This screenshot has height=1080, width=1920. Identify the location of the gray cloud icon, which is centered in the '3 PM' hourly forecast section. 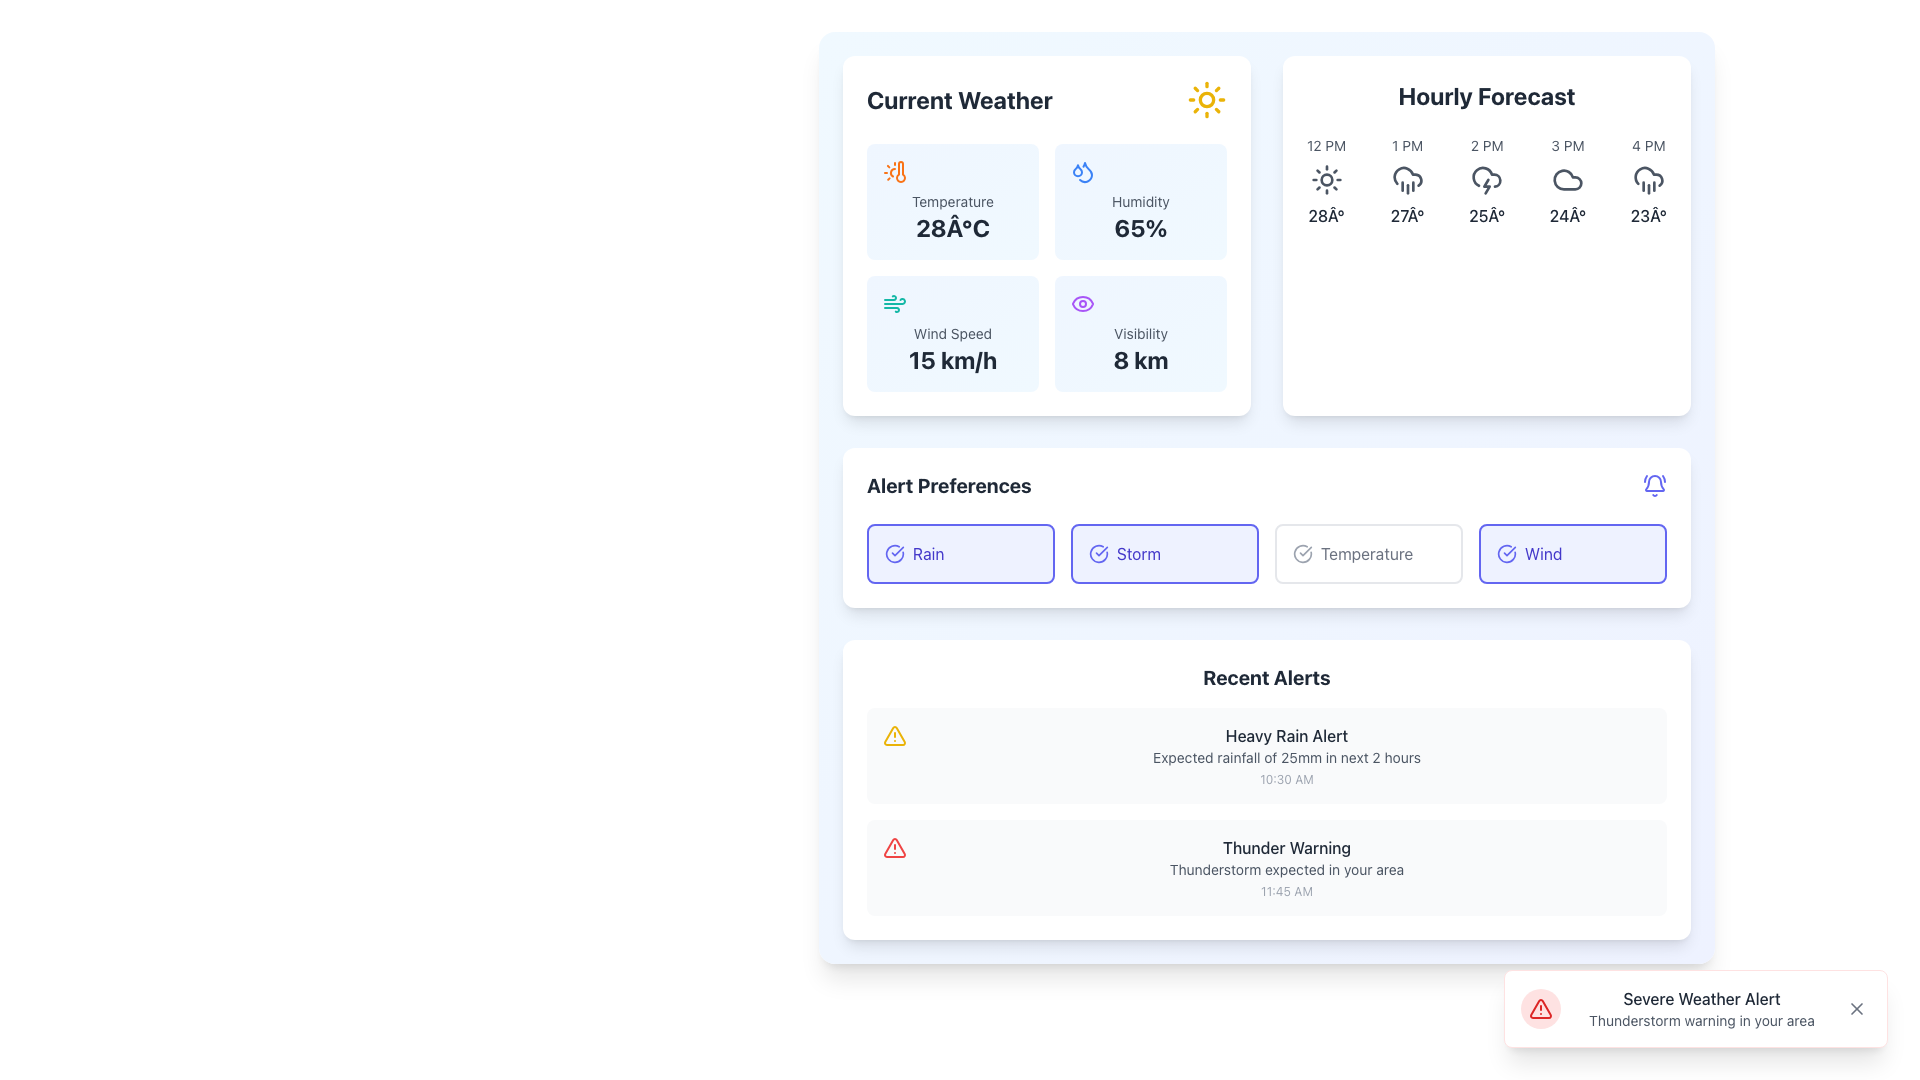
(1567, 180).